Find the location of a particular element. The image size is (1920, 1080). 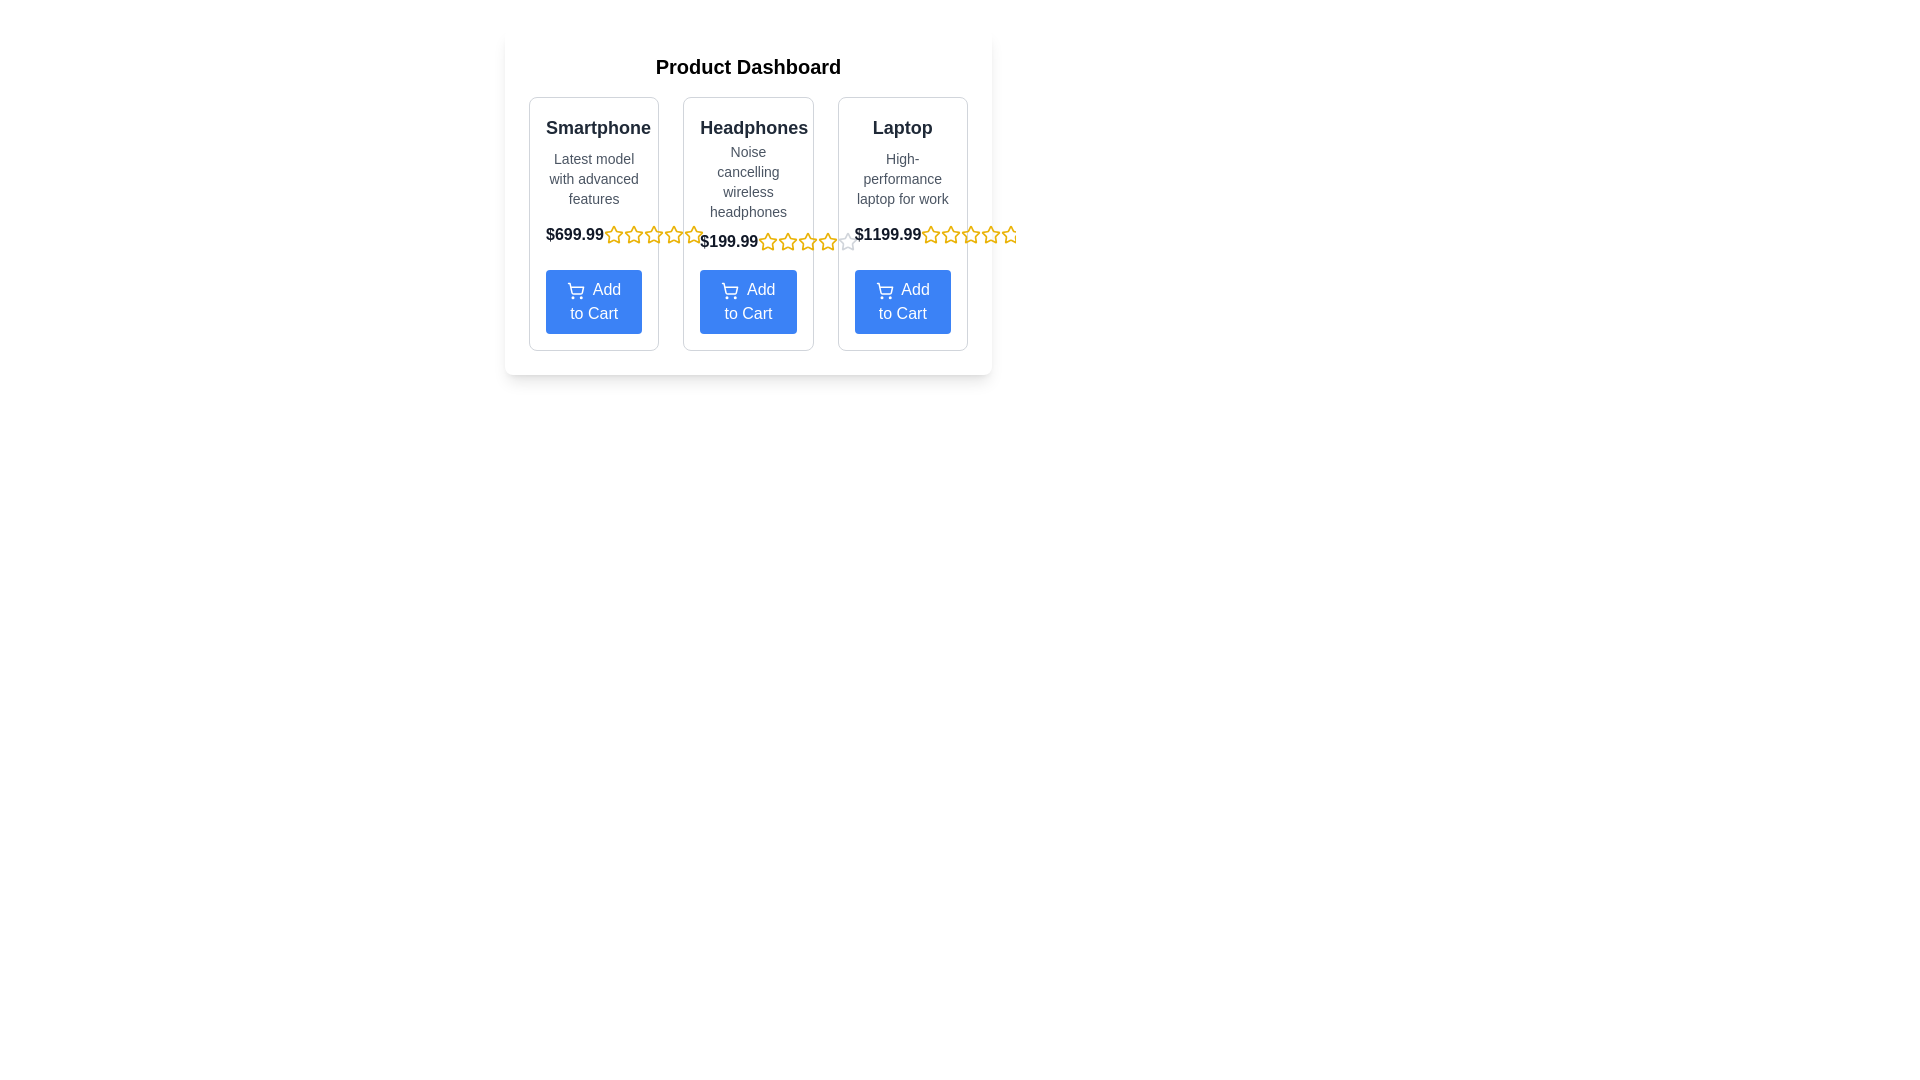

the shopping cart icon located on the left side of the 'Add to Cart' button beneath the product price for the 'Laptop' item is located at coordinates (883, 290).